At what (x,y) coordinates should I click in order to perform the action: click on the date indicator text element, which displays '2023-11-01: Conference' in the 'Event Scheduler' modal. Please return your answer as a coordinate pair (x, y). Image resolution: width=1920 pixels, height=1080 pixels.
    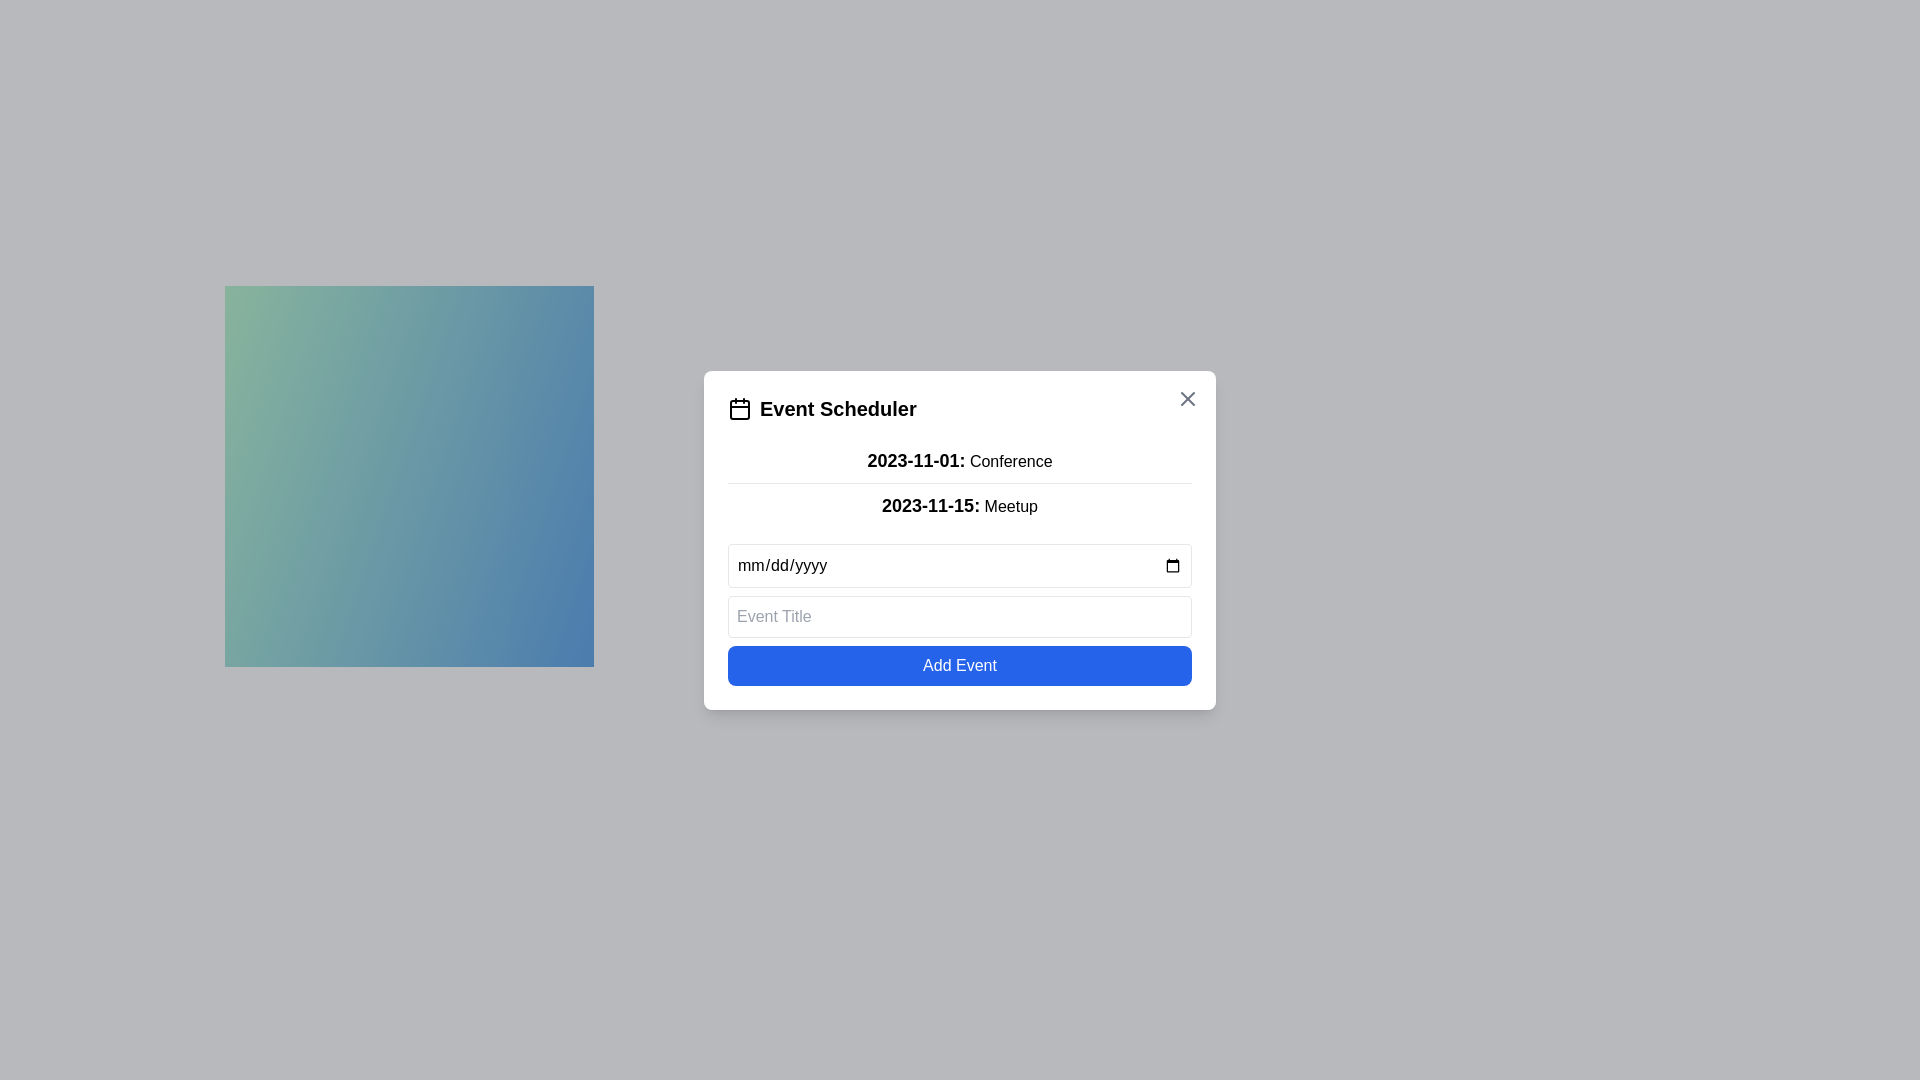
    Looking at the image, I should click on (915, 460).